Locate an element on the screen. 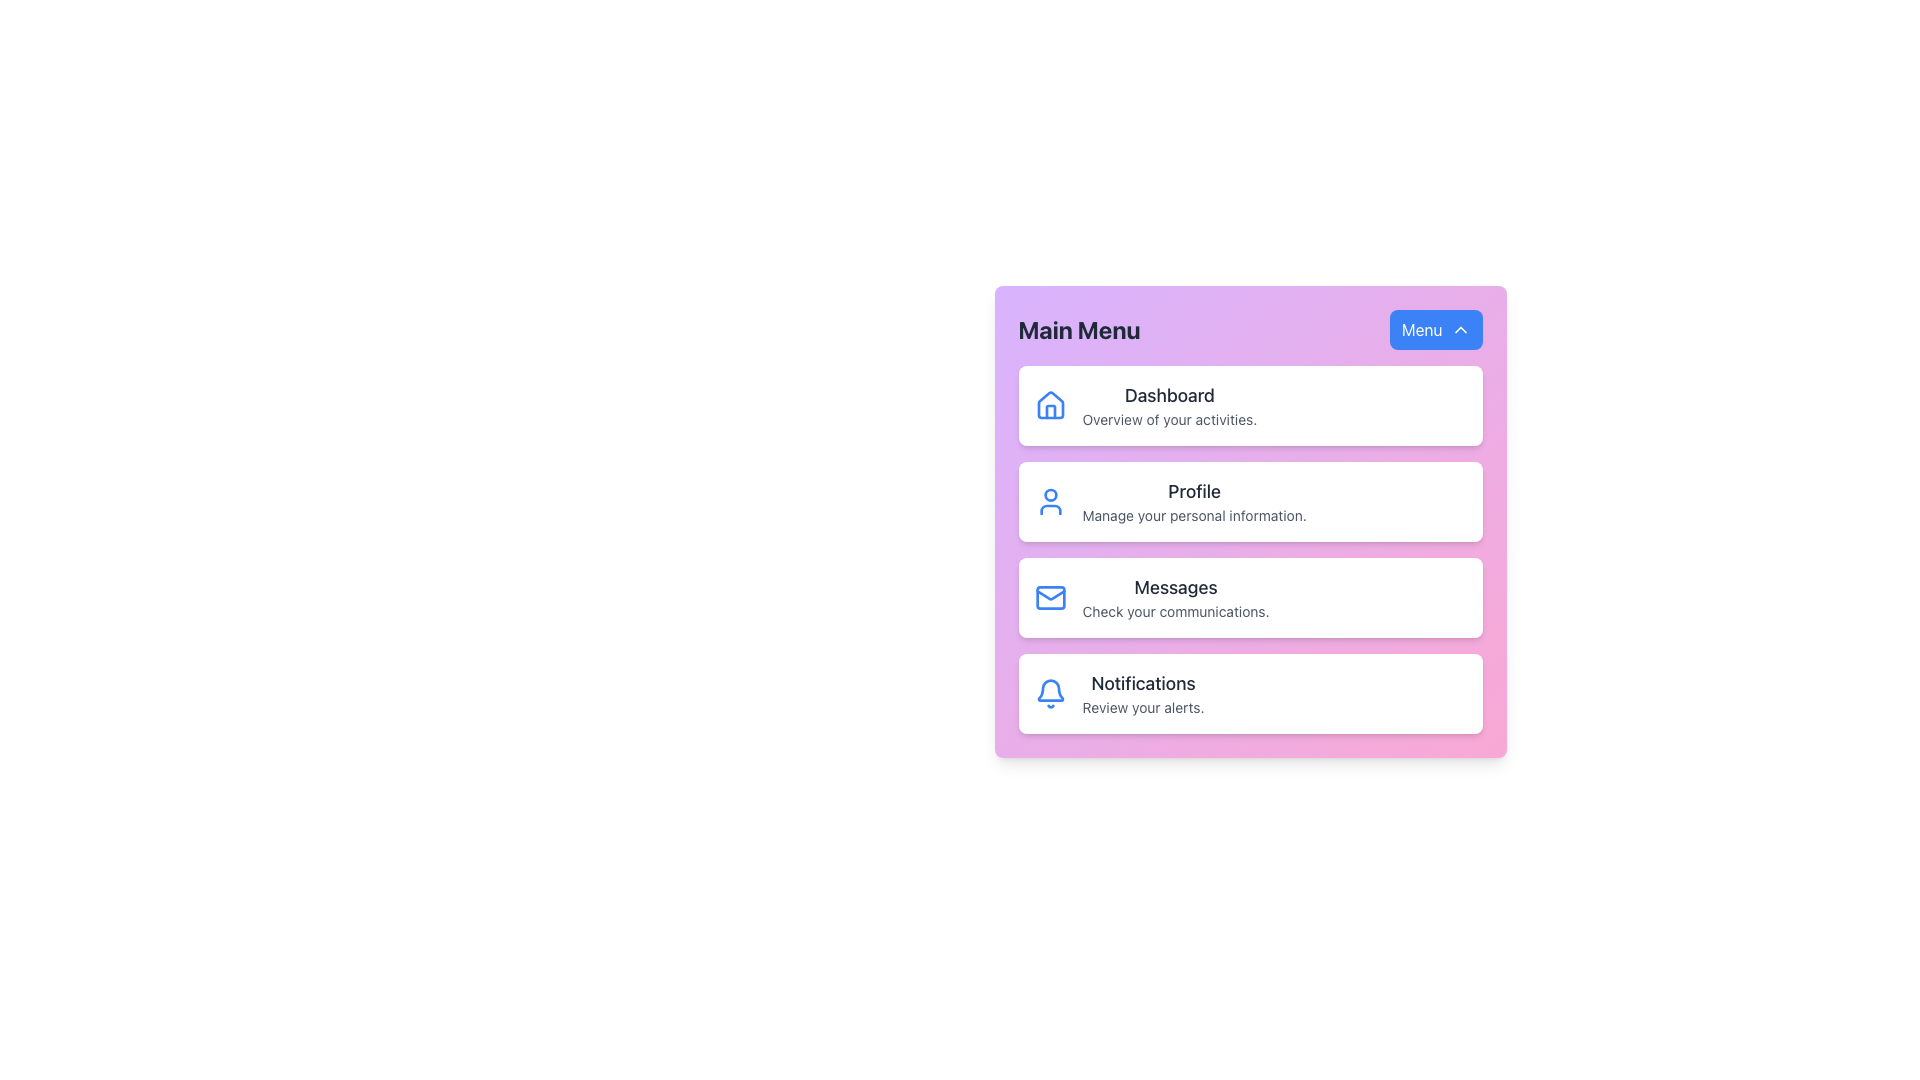 This screenshot has width=1920, height=1080. the Card with menu items that features a gradient background transitioning from purple to pink, containing 'Main Menu' as the heading and a button labeled 'Menu' in blue at the top-right corner is located at coordinates (1249, 520).